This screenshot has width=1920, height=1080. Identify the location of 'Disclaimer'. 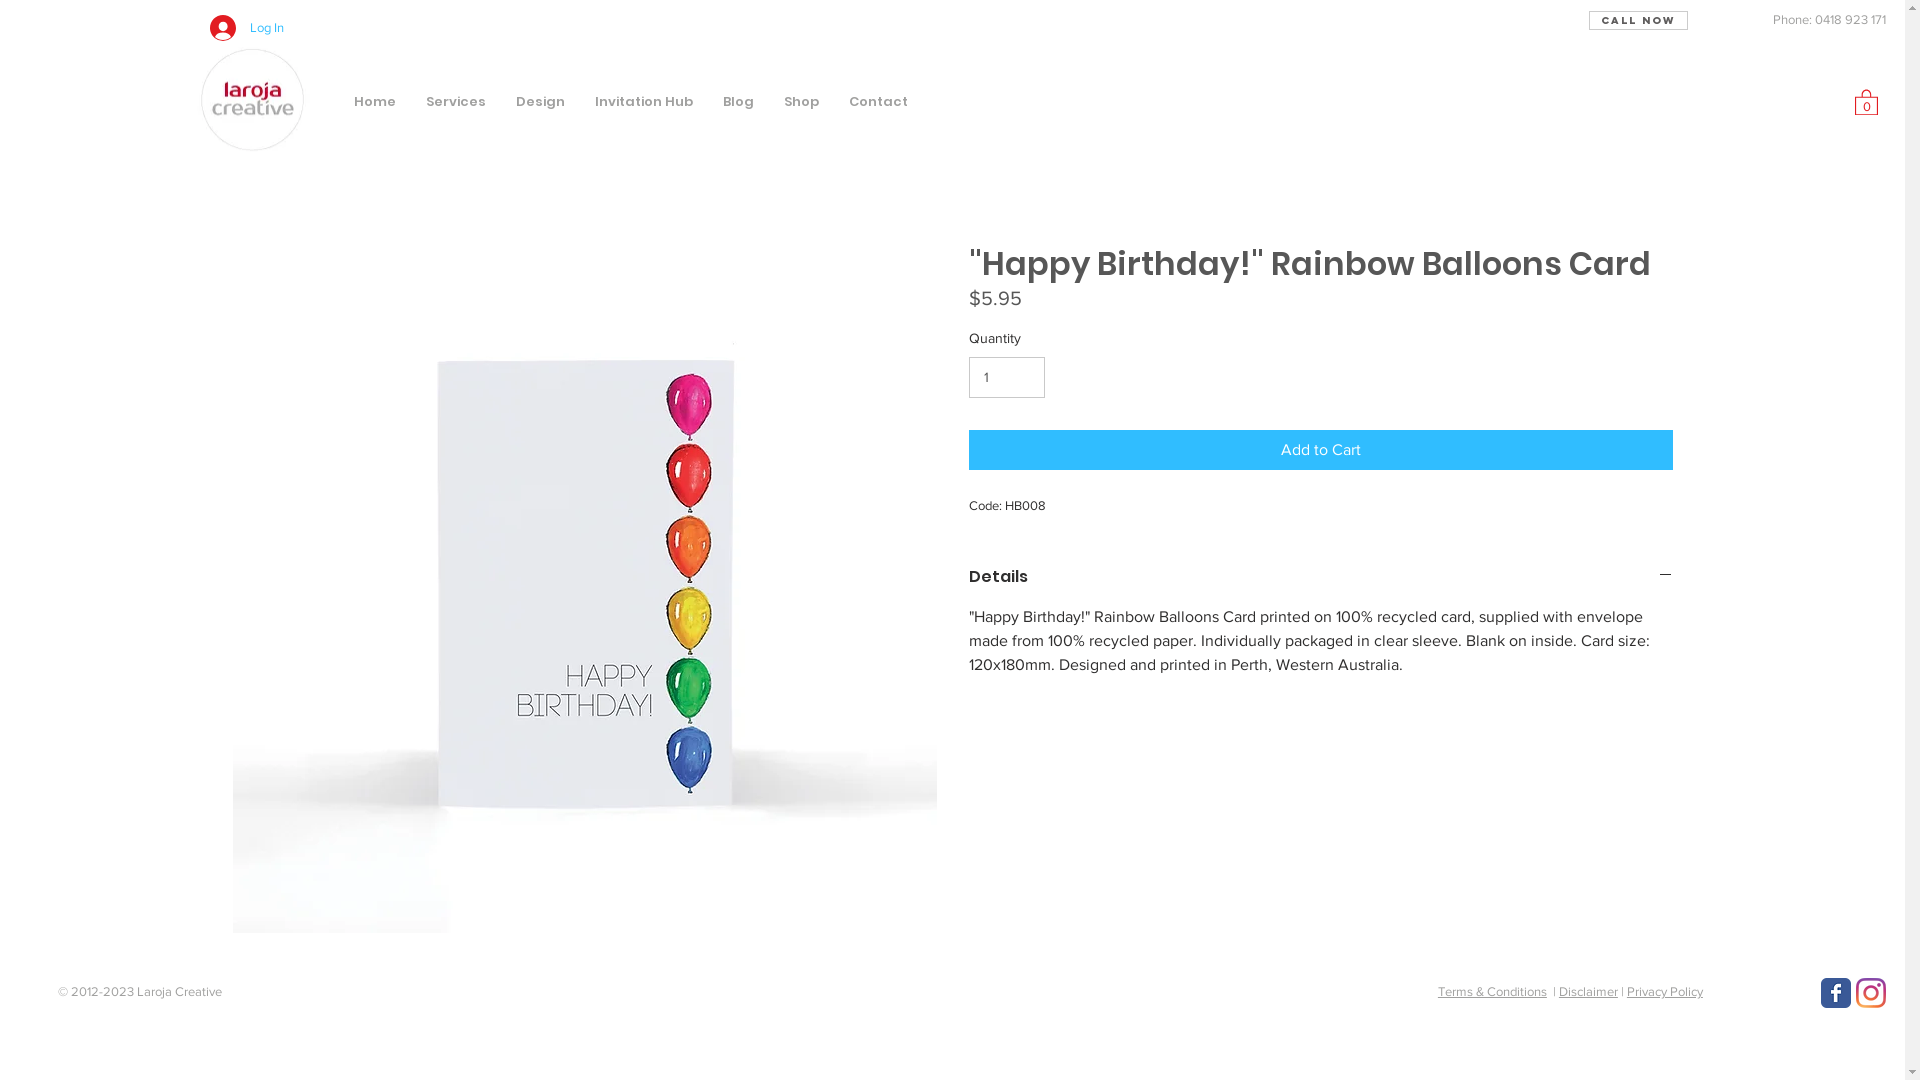
(1587, 991).